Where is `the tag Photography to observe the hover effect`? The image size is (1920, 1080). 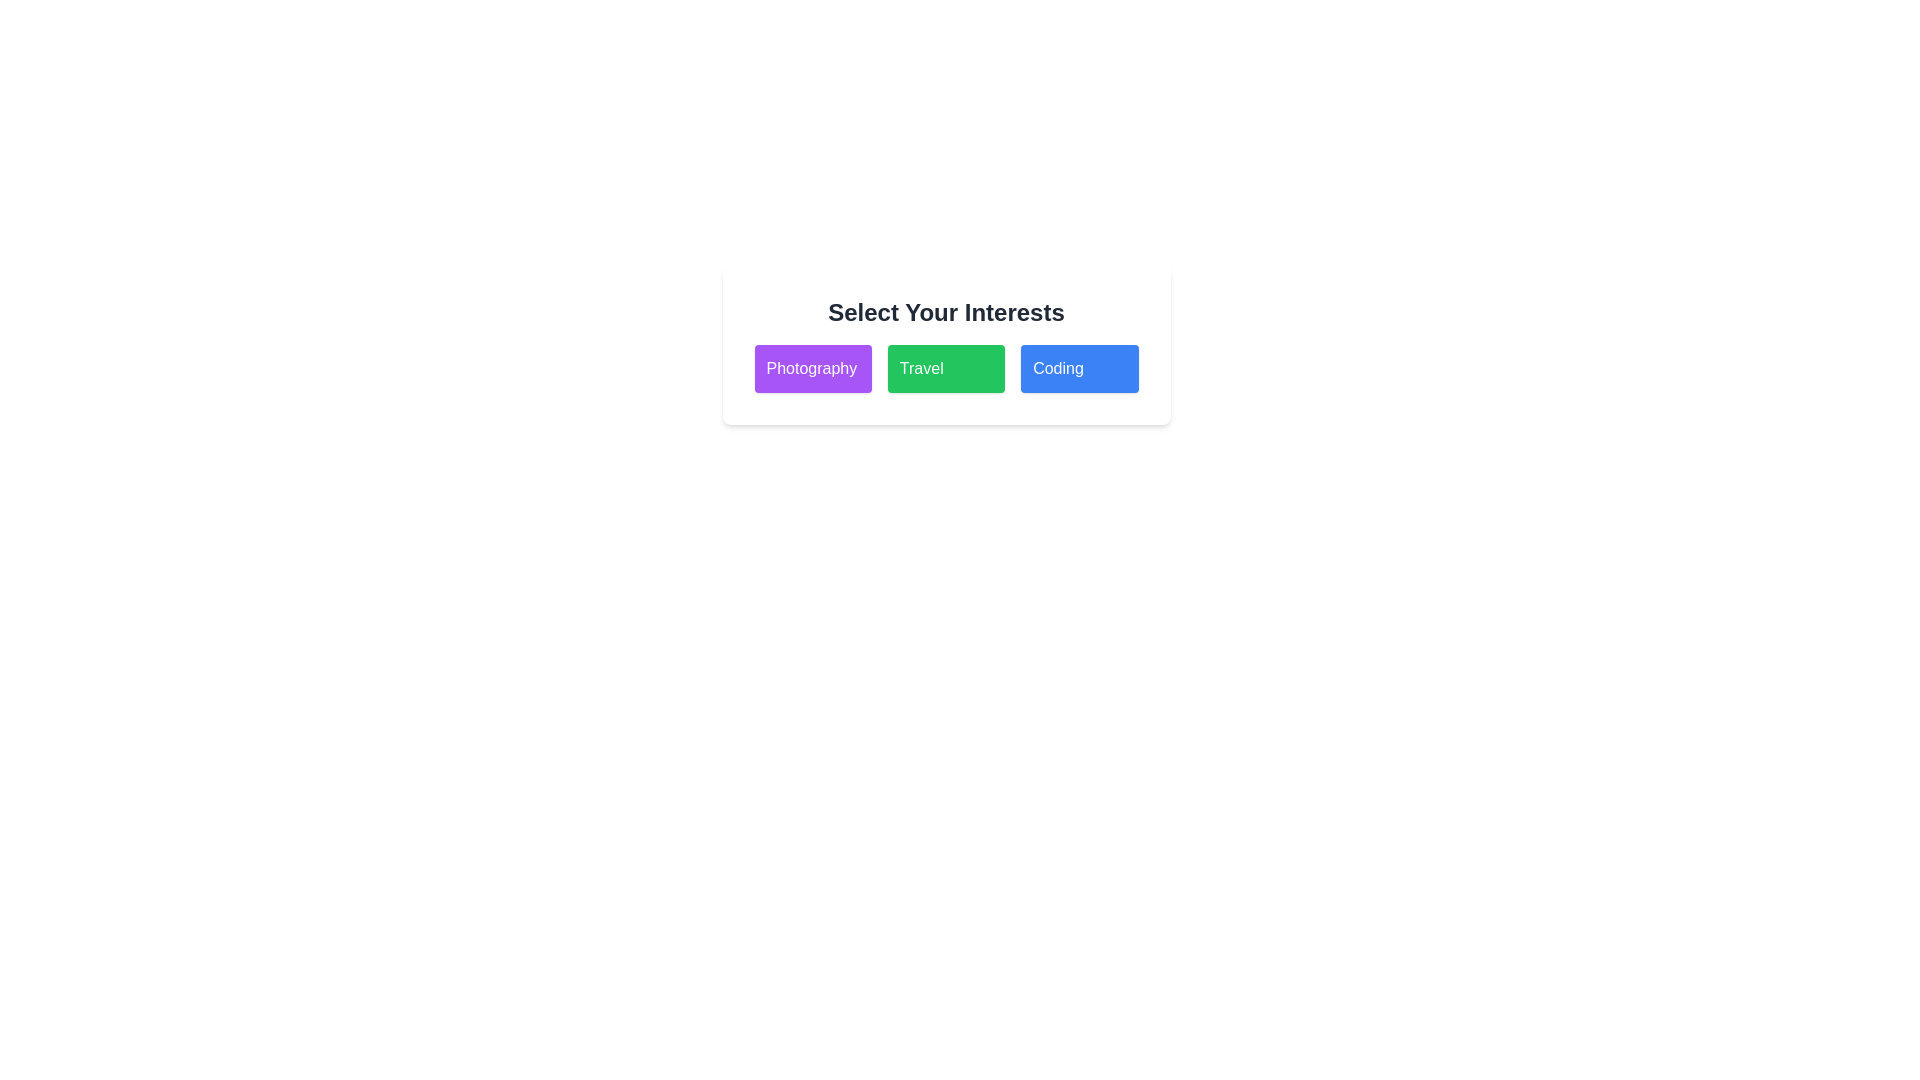 the tag Photography to observe the hover effect is located at coordinates (812, 369).